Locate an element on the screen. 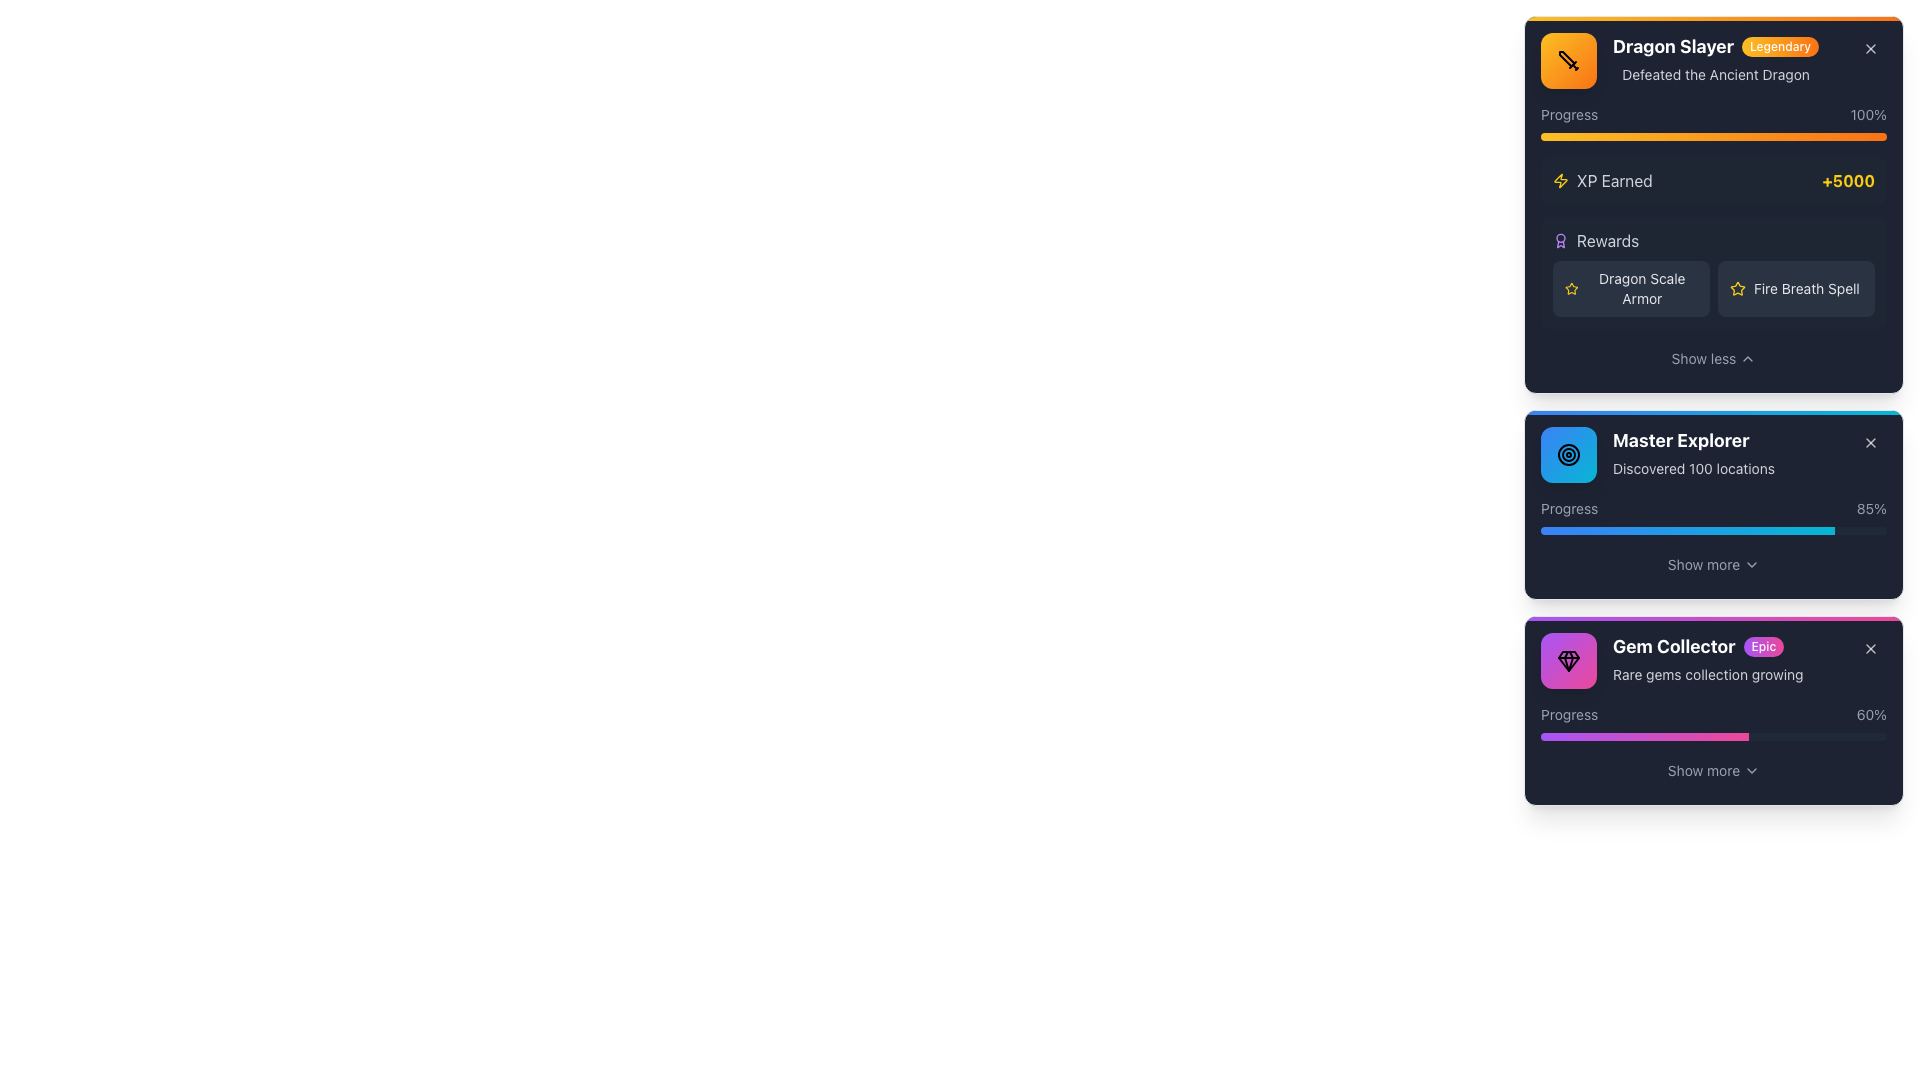 The height and width of the screenshot is (1080, 1920). the label text within the button component of the 'Gem Collector' section is located at coordinates (1703, 770).